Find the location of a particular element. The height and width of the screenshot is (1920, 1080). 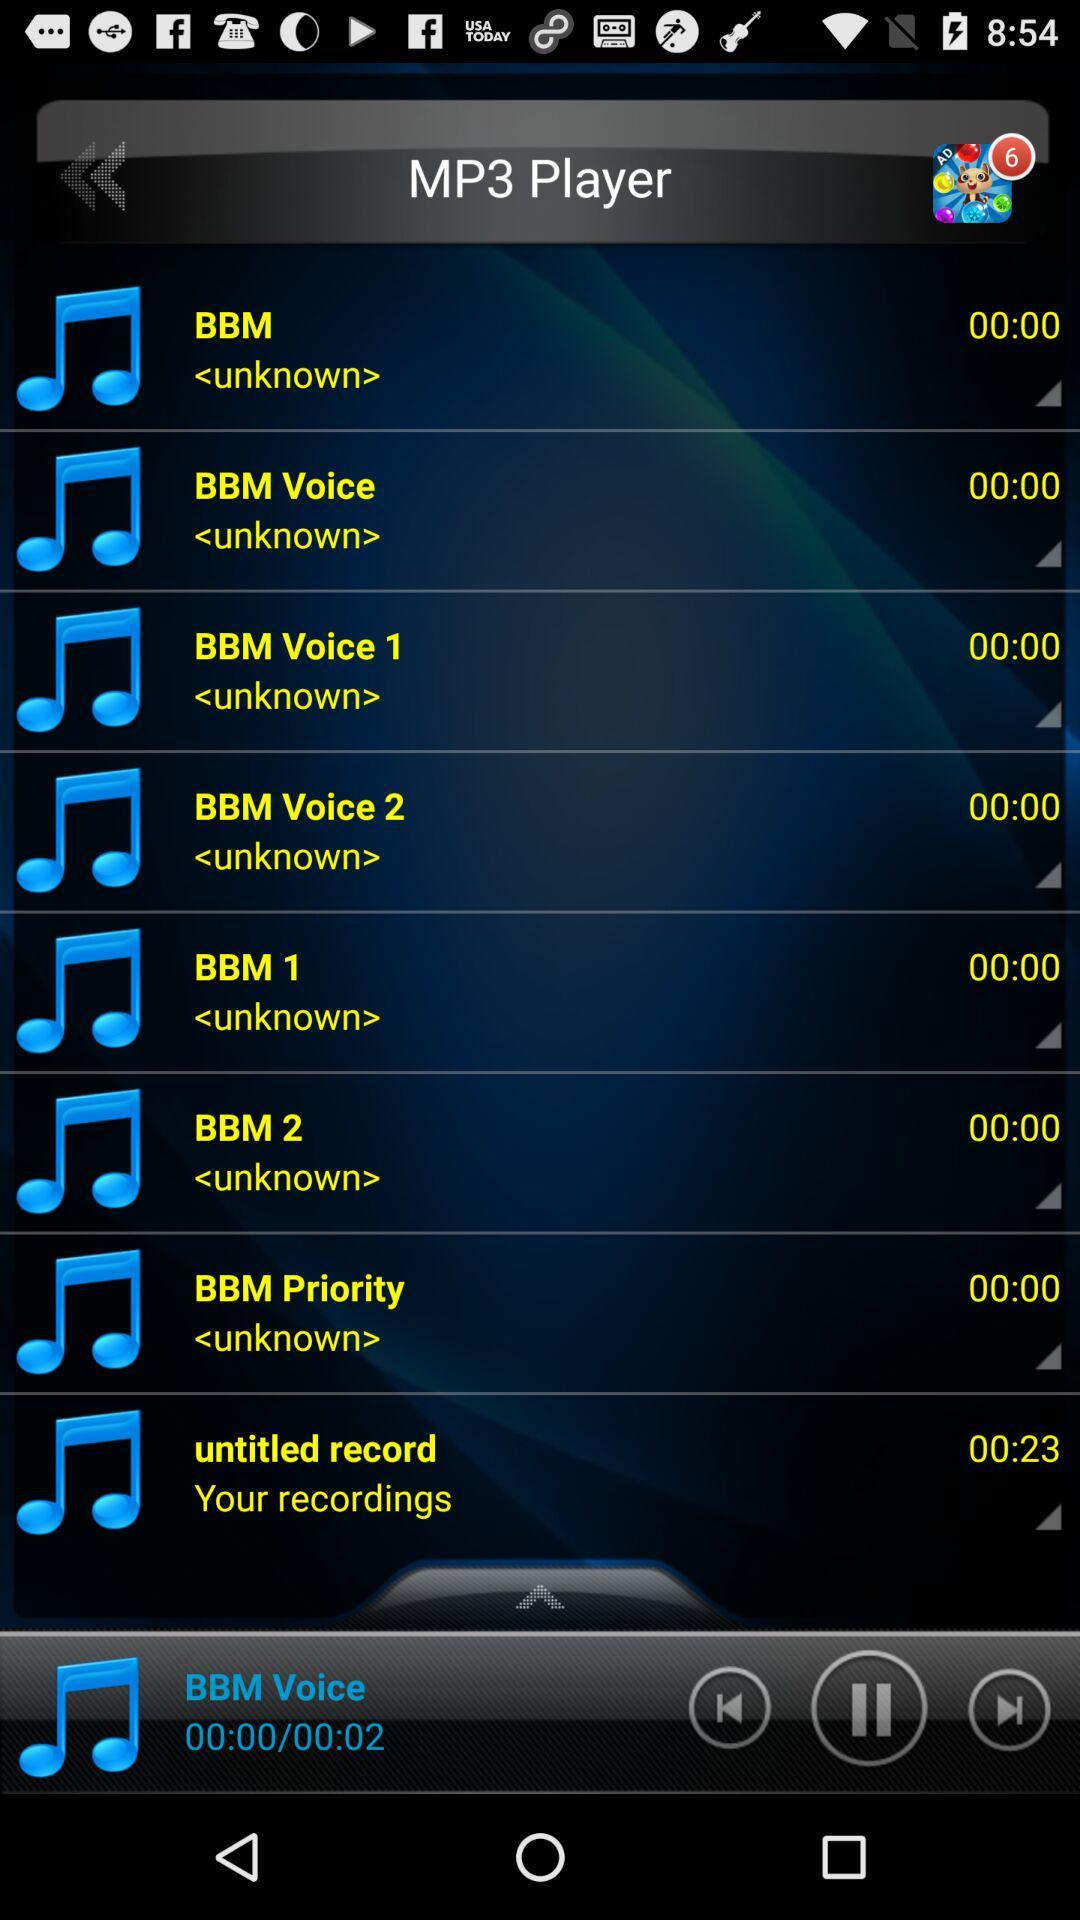

previous is located at coordinates (94, 177).